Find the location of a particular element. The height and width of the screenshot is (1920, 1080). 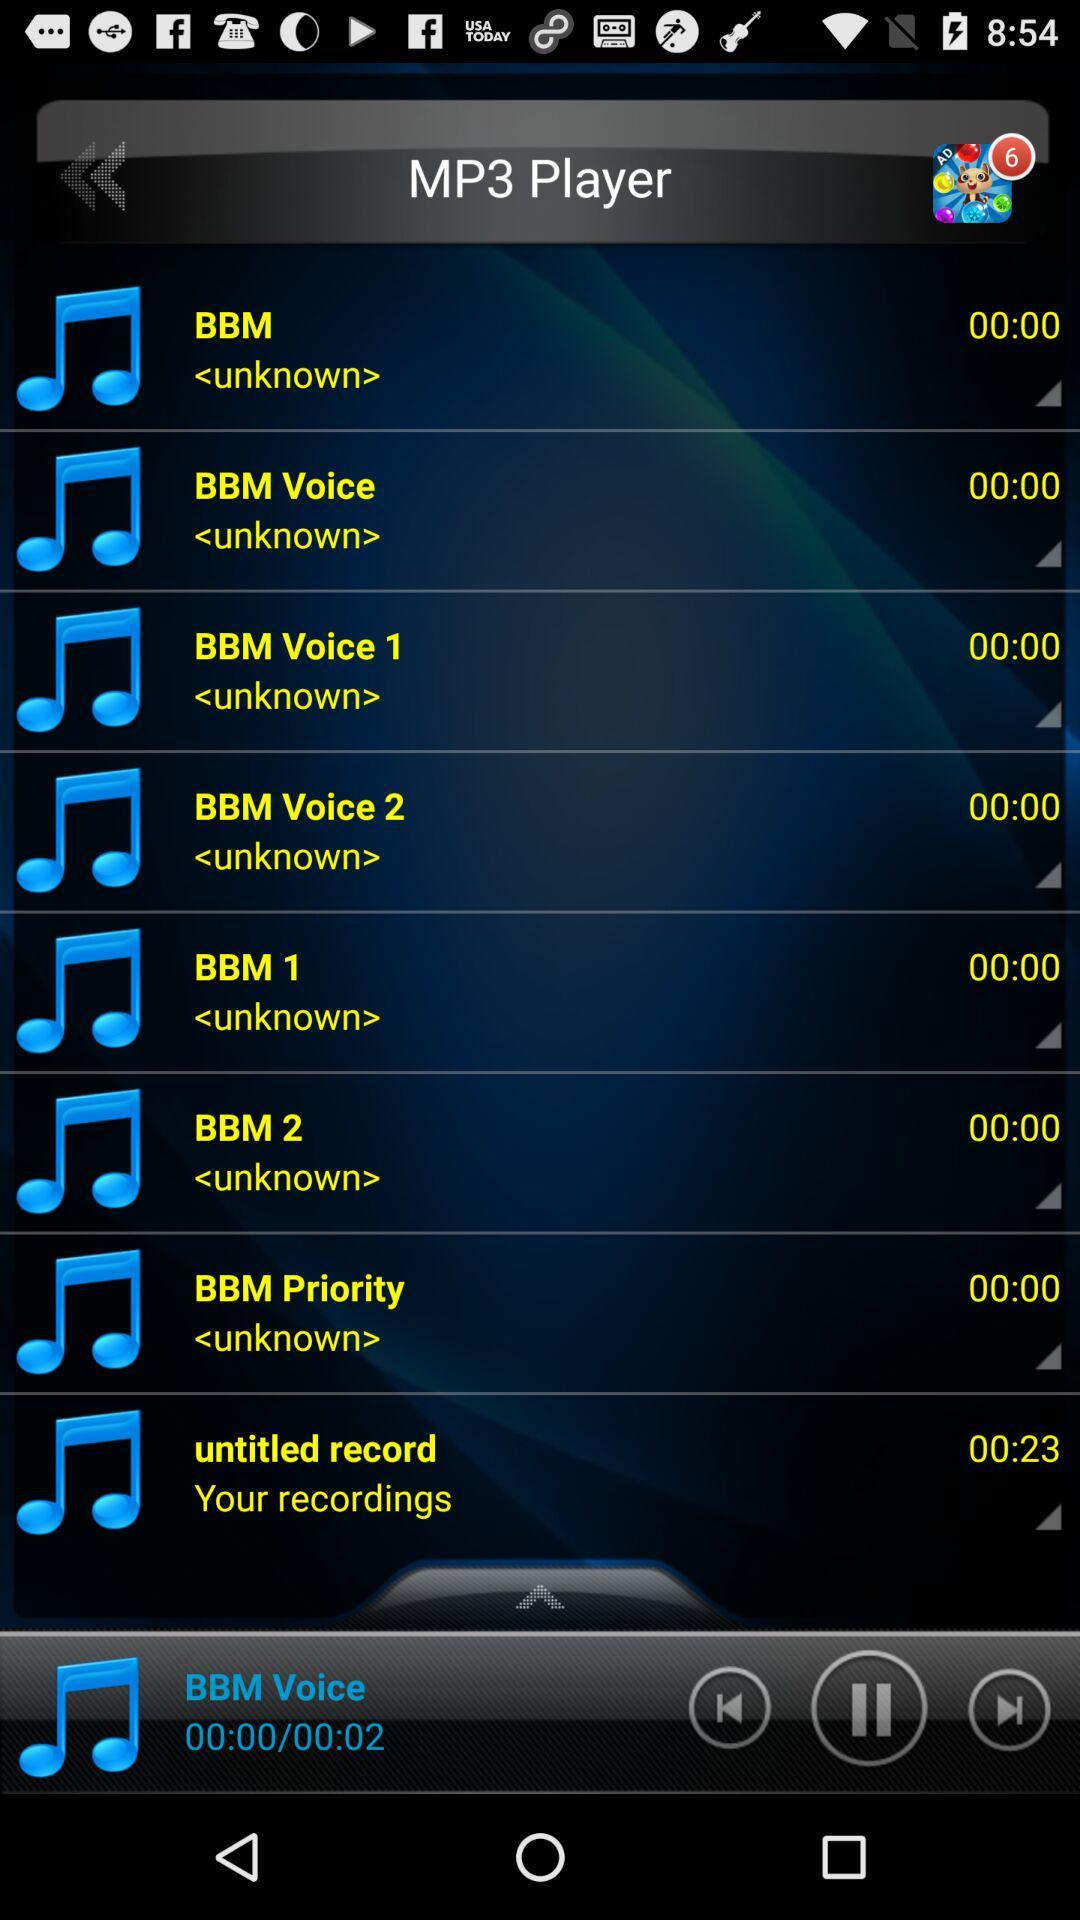

previous is located at coordinates (94, 177).